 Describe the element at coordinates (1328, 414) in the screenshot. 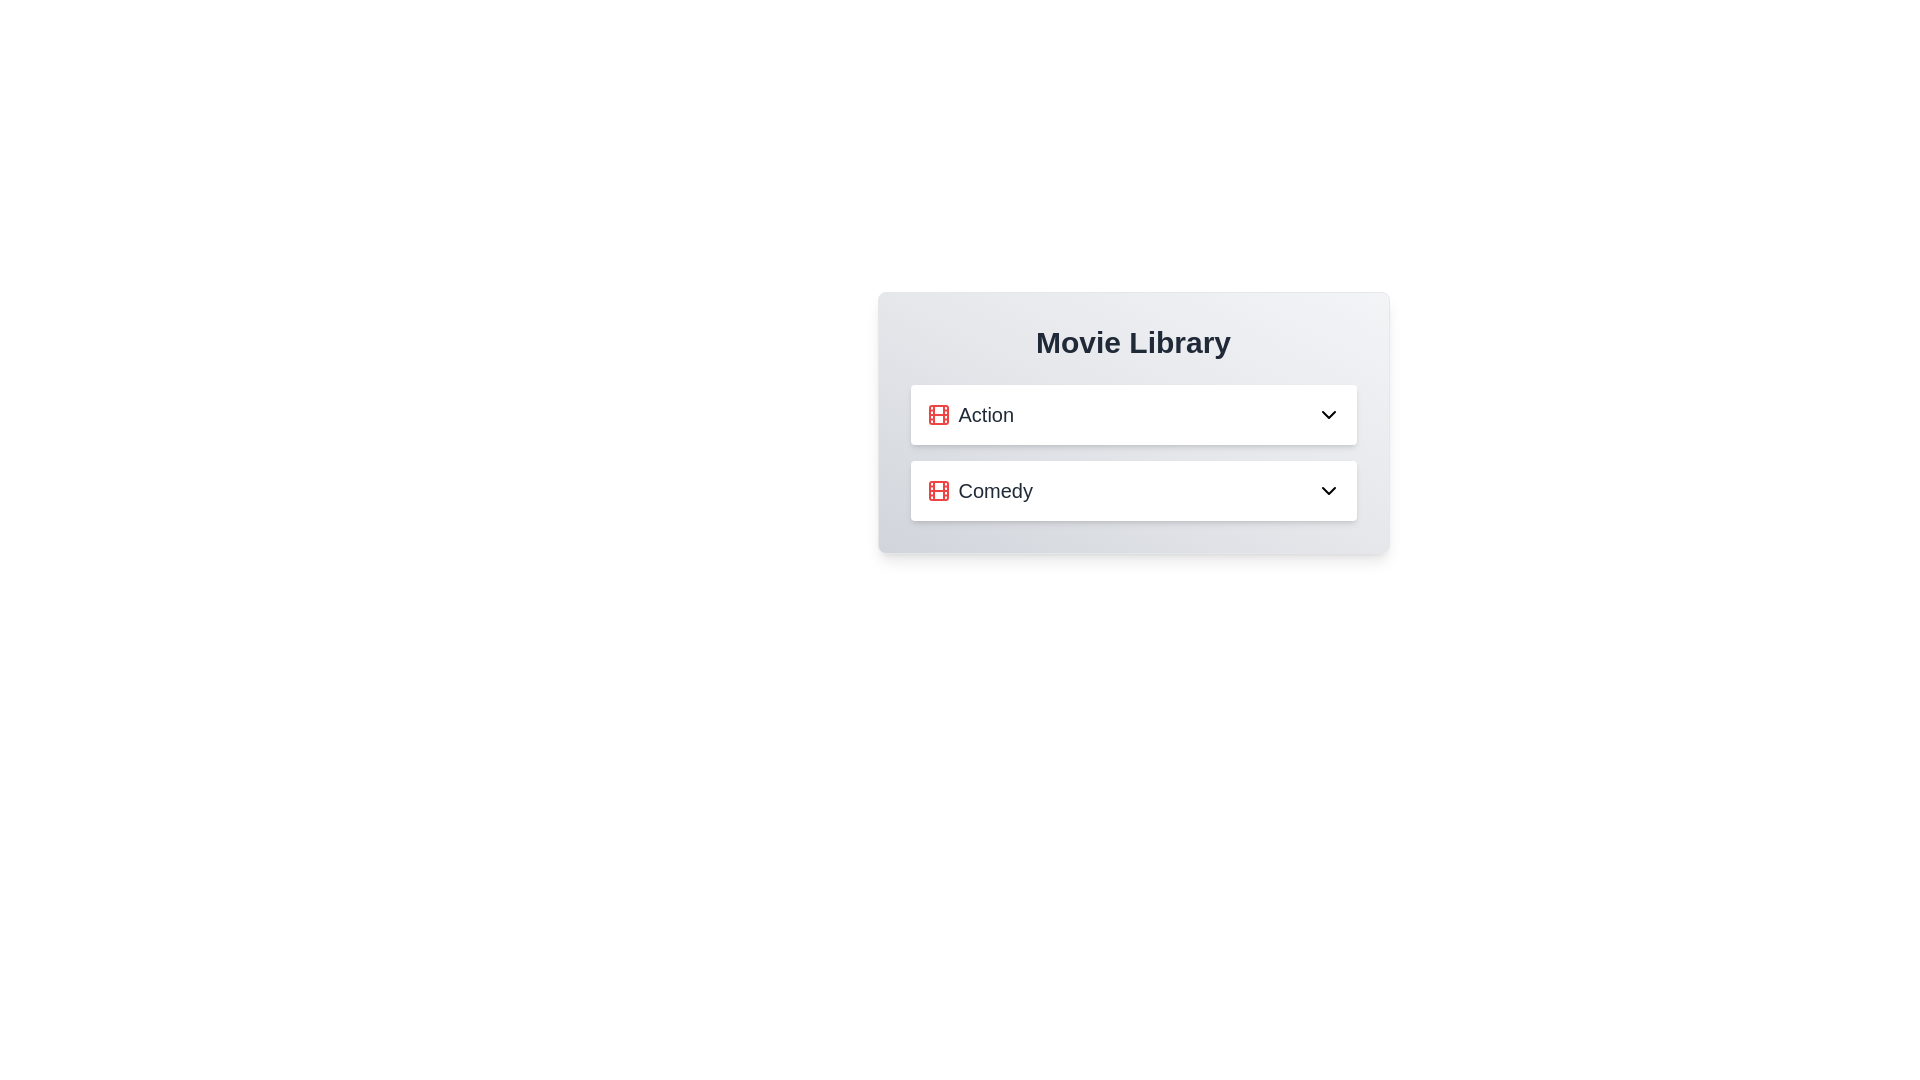

I see `the dropdown button of the Action category to expand it` at that location.